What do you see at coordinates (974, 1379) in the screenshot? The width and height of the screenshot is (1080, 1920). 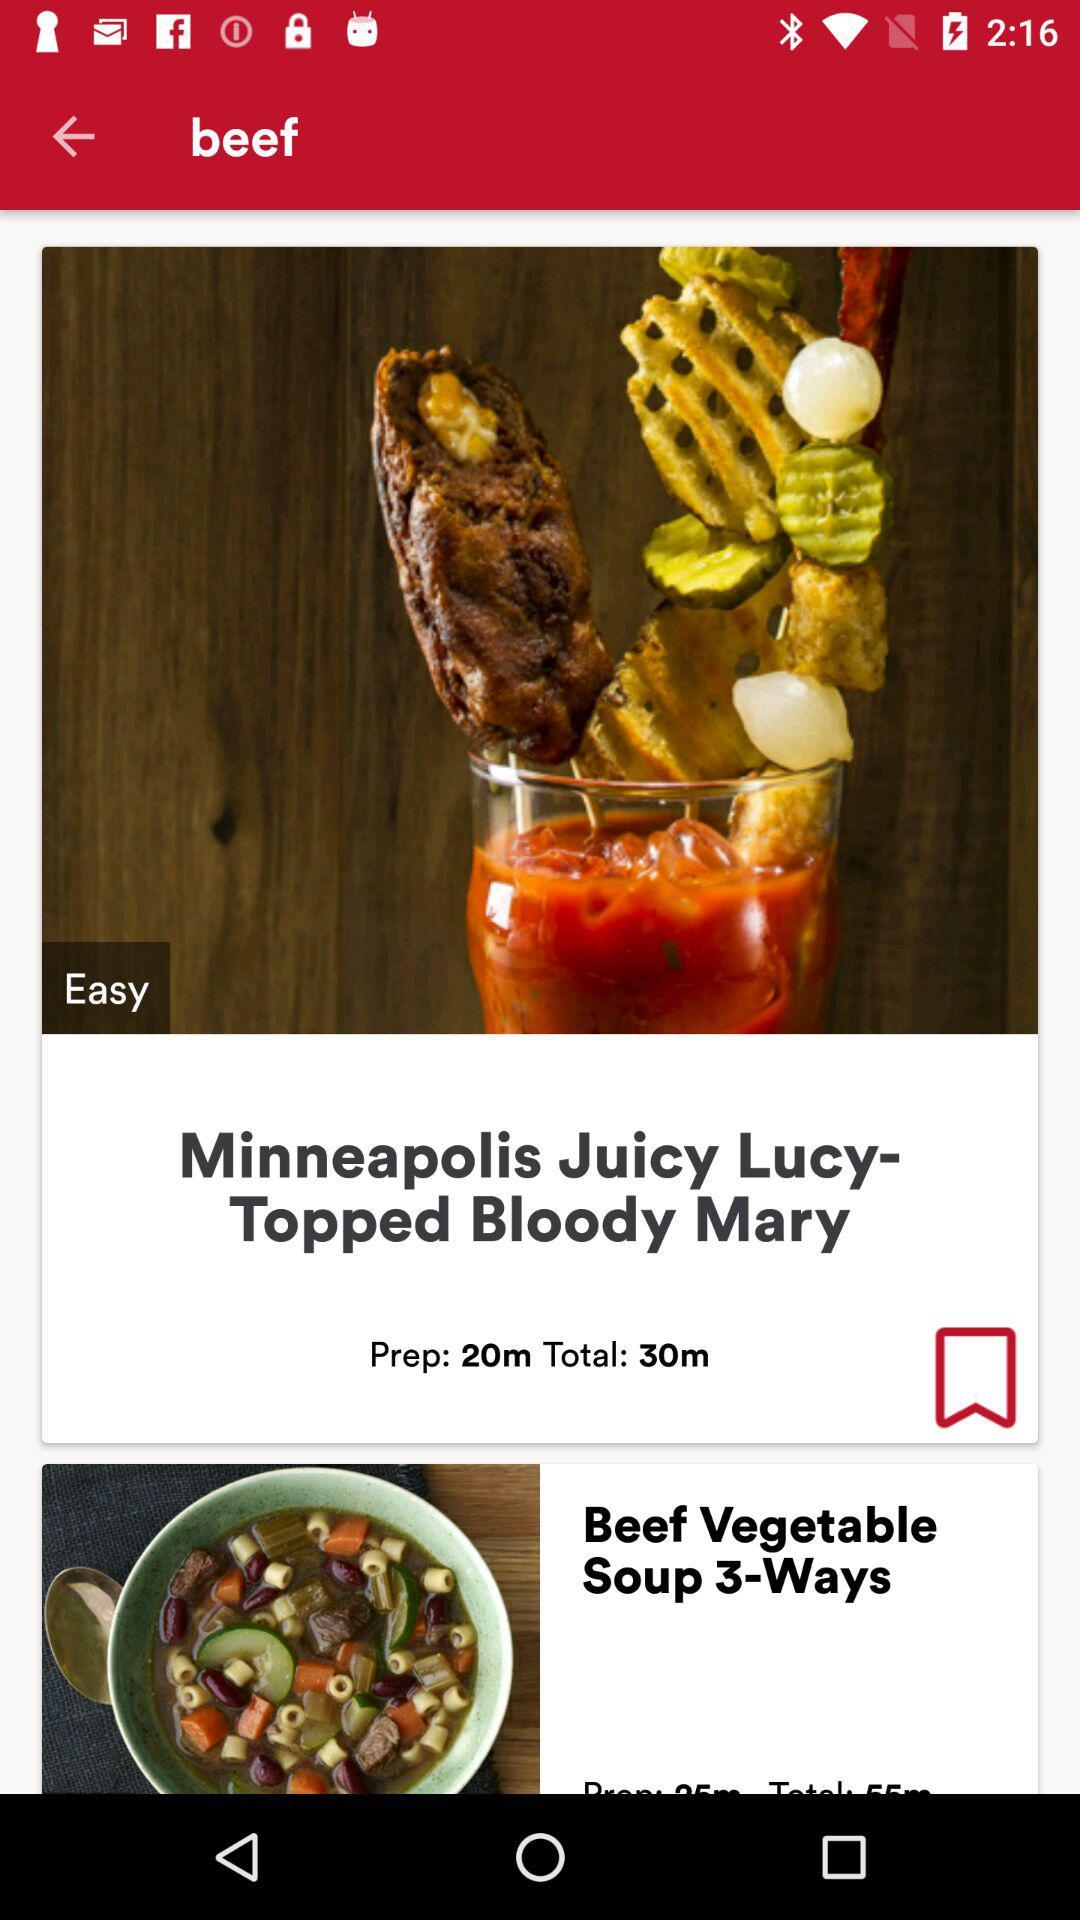 I see `the icon to the right of 30m icon` at bounding box center [974, 1379].